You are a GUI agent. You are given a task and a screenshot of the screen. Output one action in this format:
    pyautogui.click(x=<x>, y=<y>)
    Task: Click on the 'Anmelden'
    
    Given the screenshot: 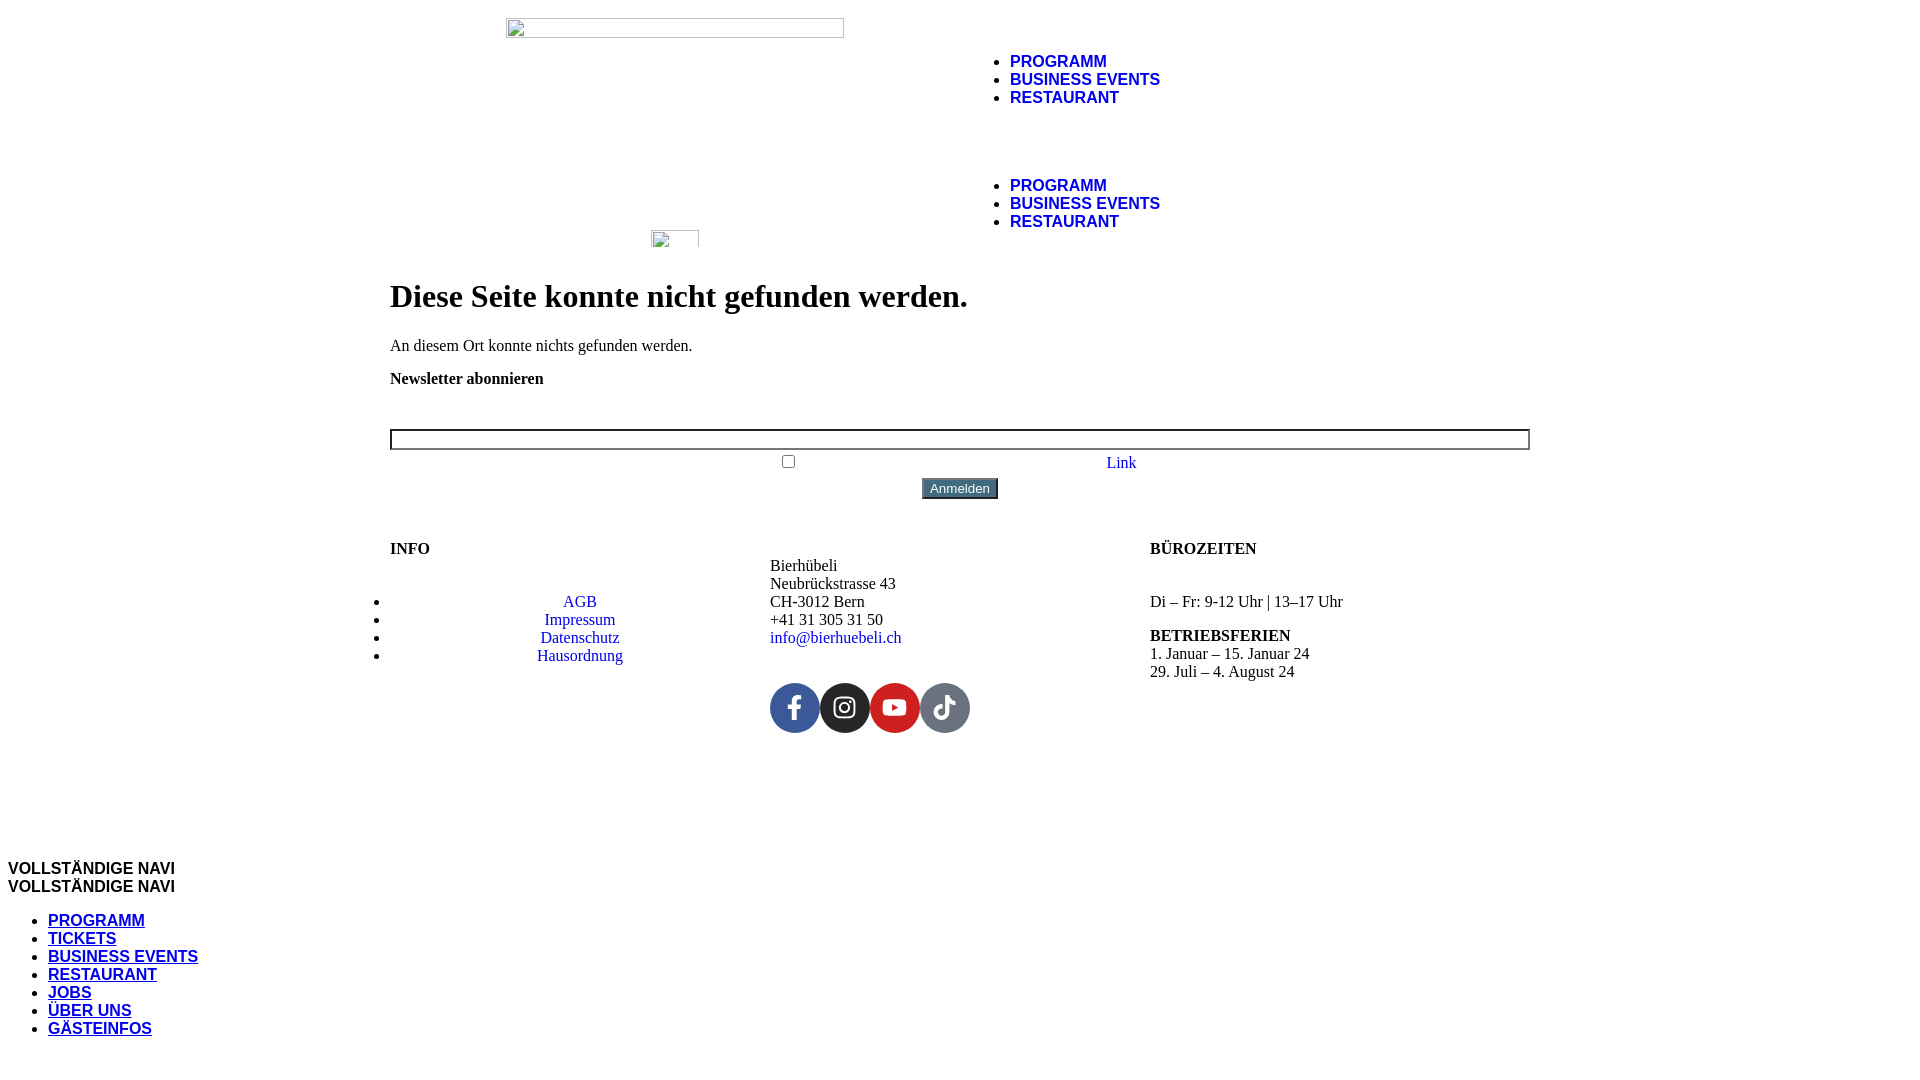 What is the action you would take?
    pyautogui.click(x=960, y=488)
    